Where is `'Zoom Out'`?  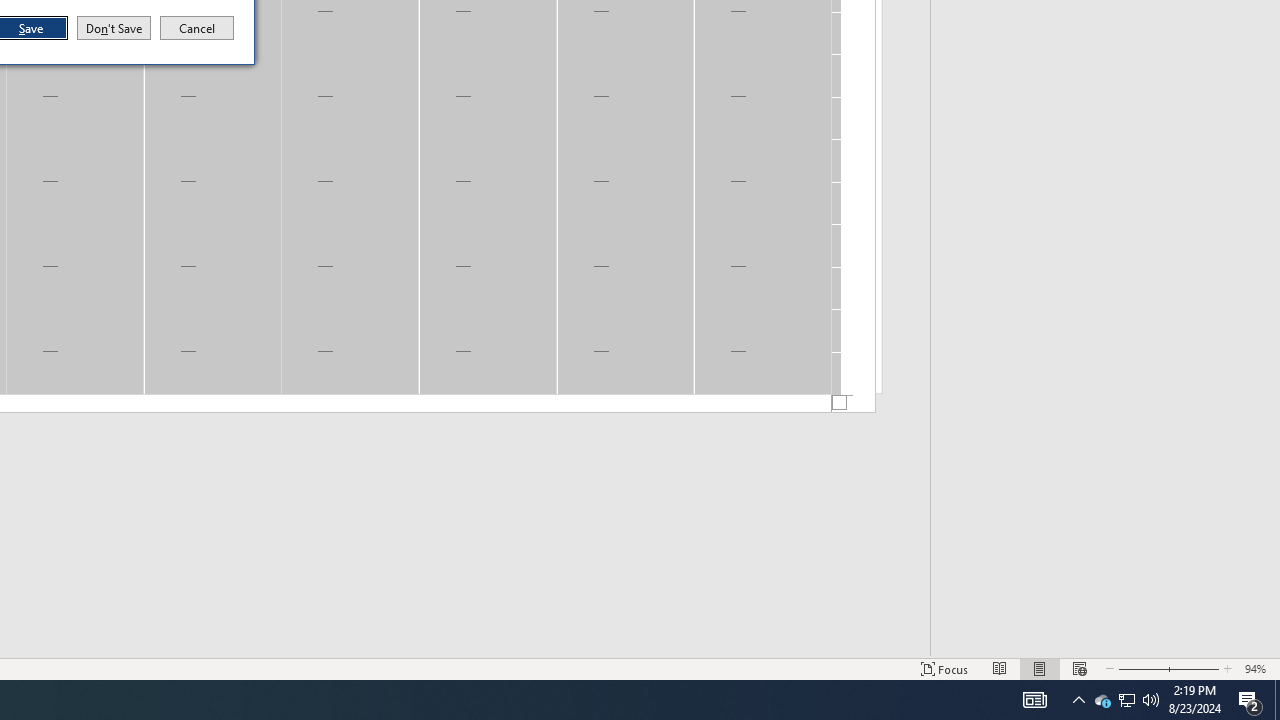
'Zoom Out' is located at coordinates (1127, 698).